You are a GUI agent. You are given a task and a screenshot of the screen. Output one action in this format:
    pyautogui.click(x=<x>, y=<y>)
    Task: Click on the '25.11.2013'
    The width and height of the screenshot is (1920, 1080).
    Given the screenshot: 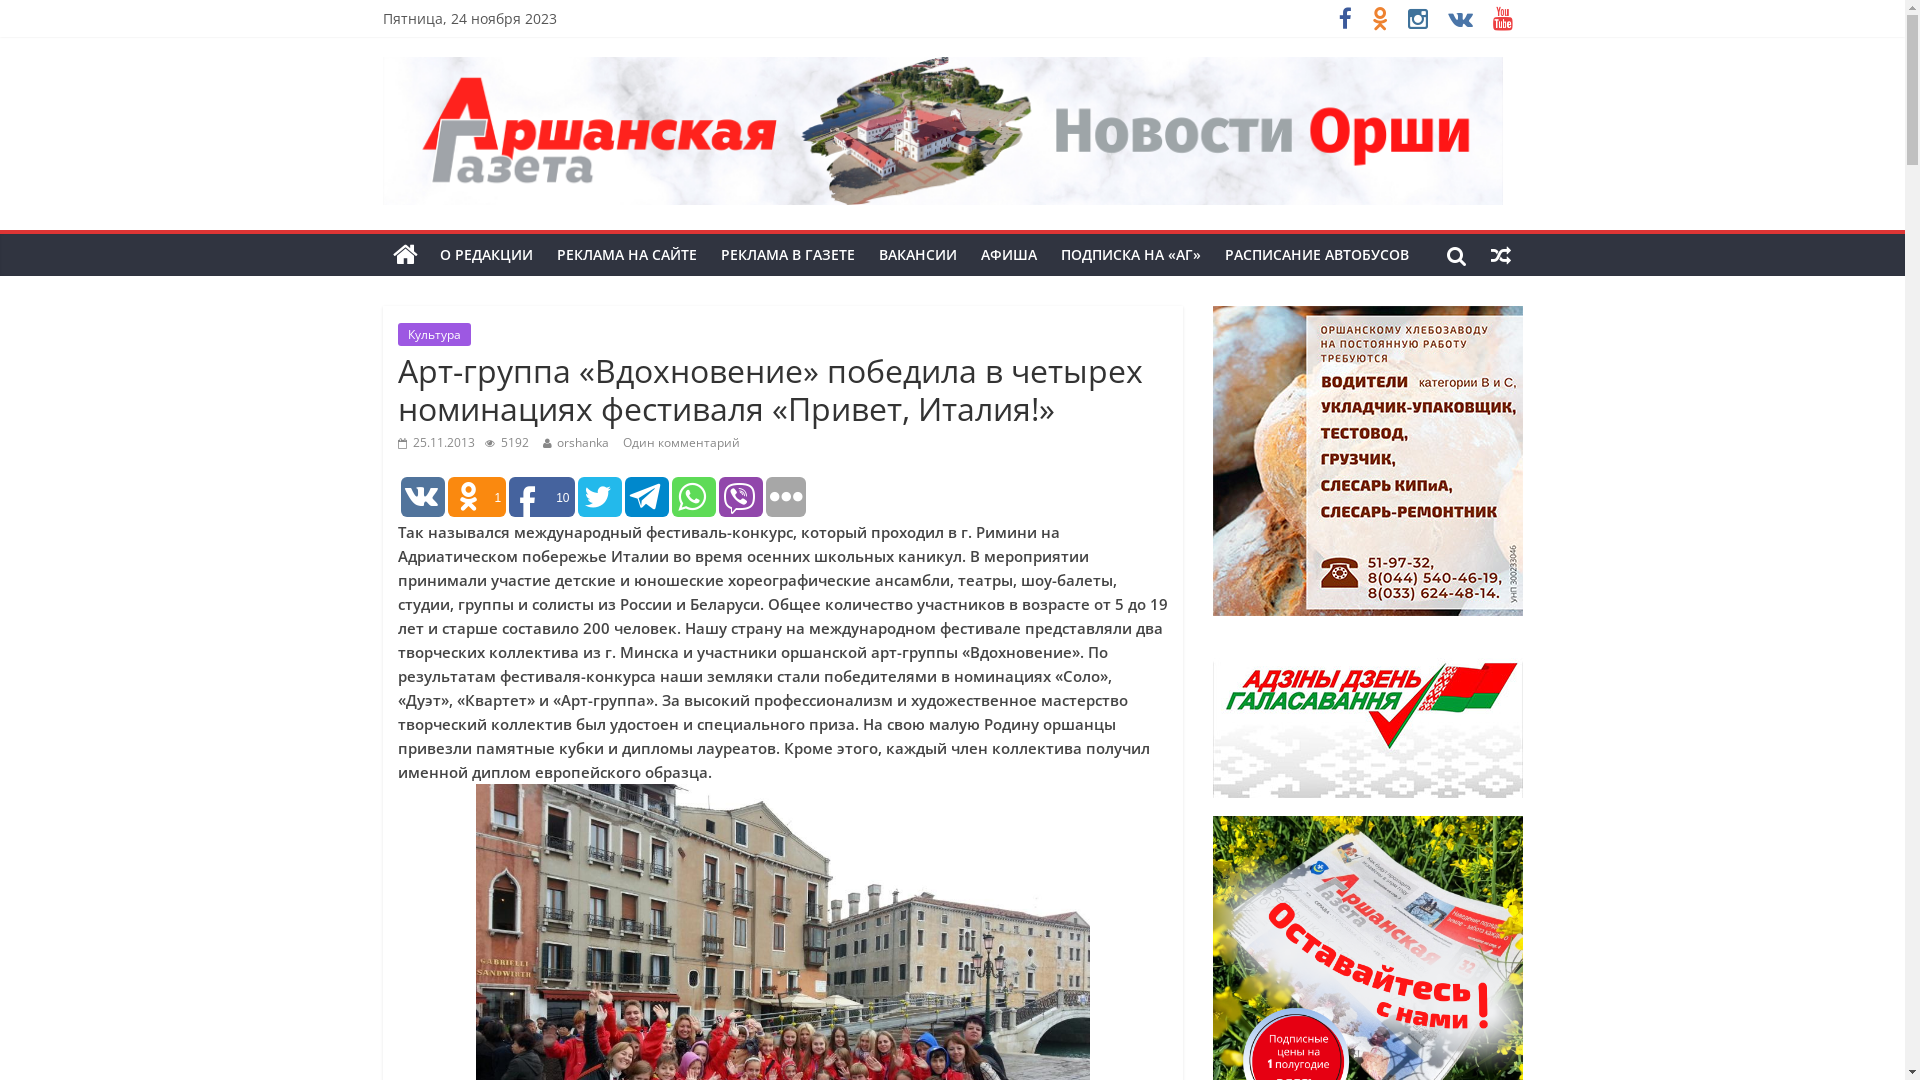 What is the action you would take?
    pyautogui.click(x=435, y=441)
    